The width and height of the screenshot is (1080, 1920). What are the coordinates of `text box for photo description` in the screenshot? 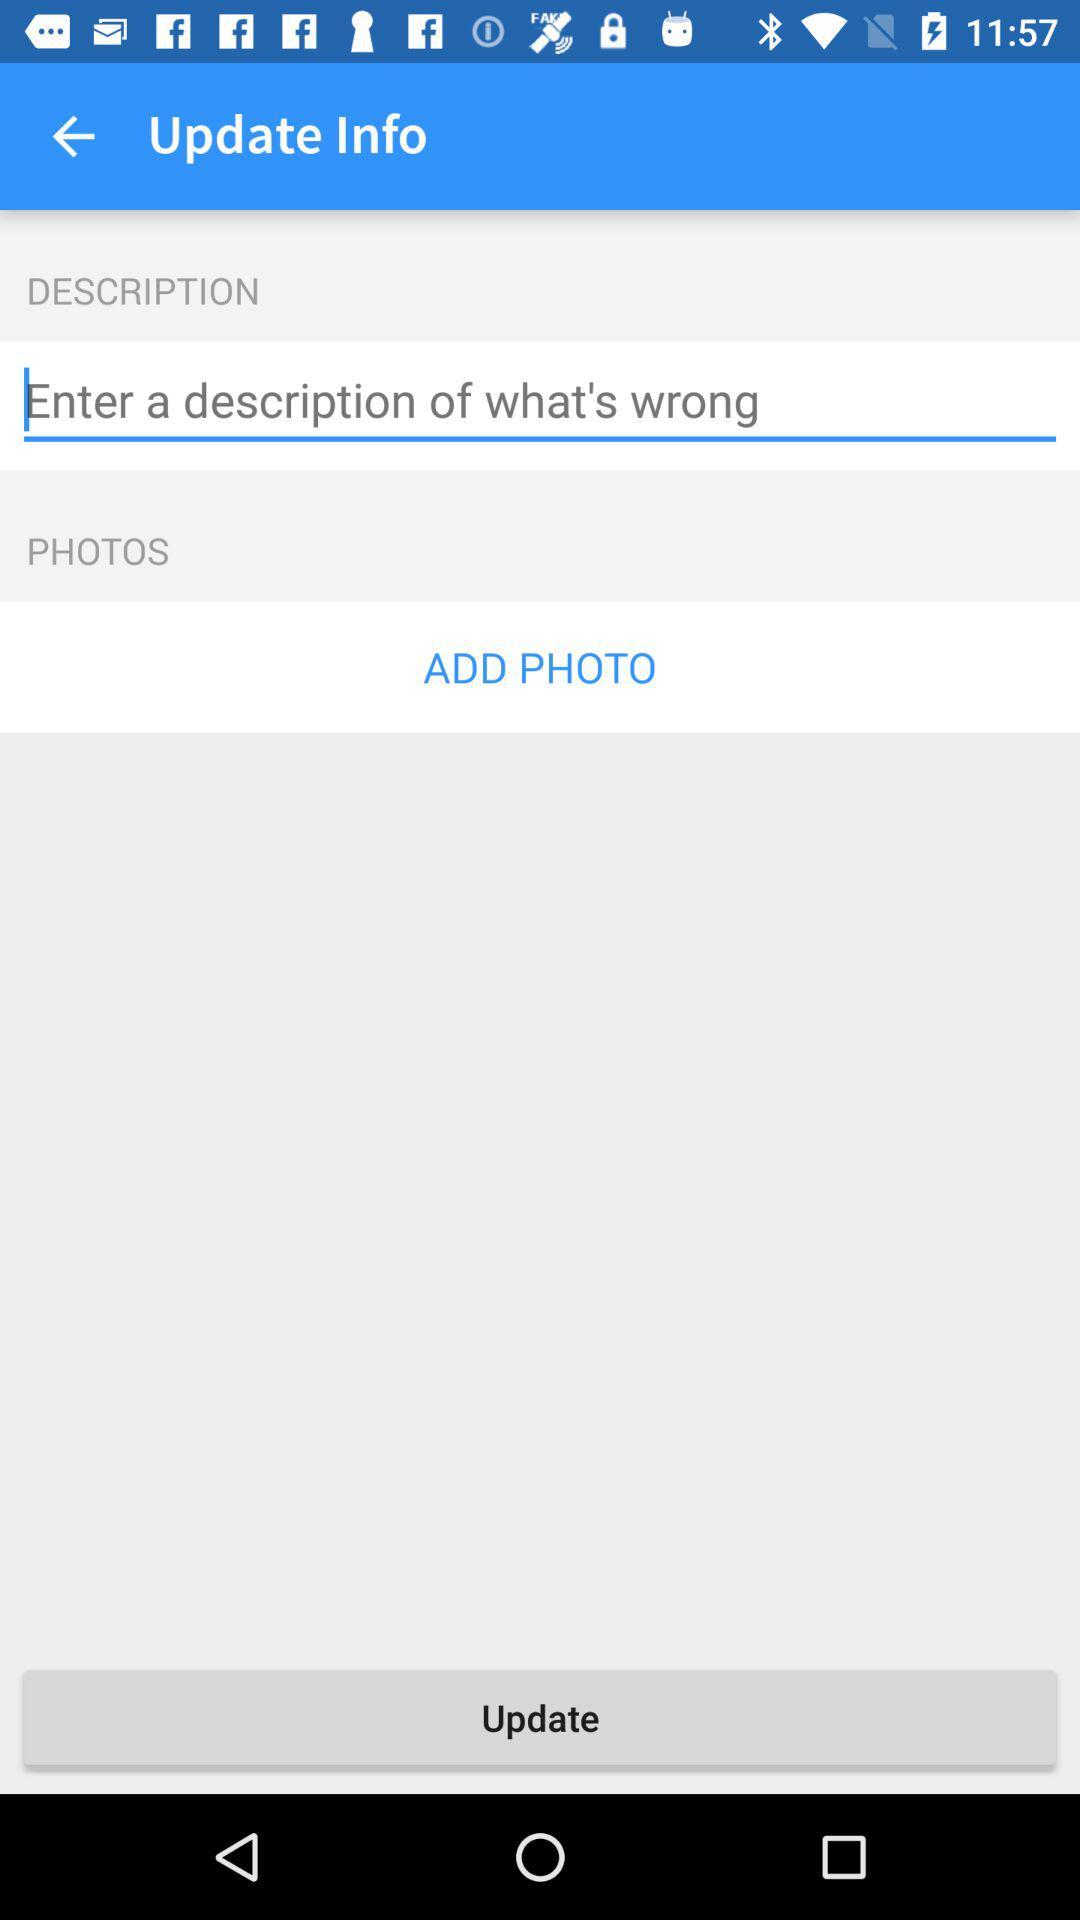 It's located at (540, 400).